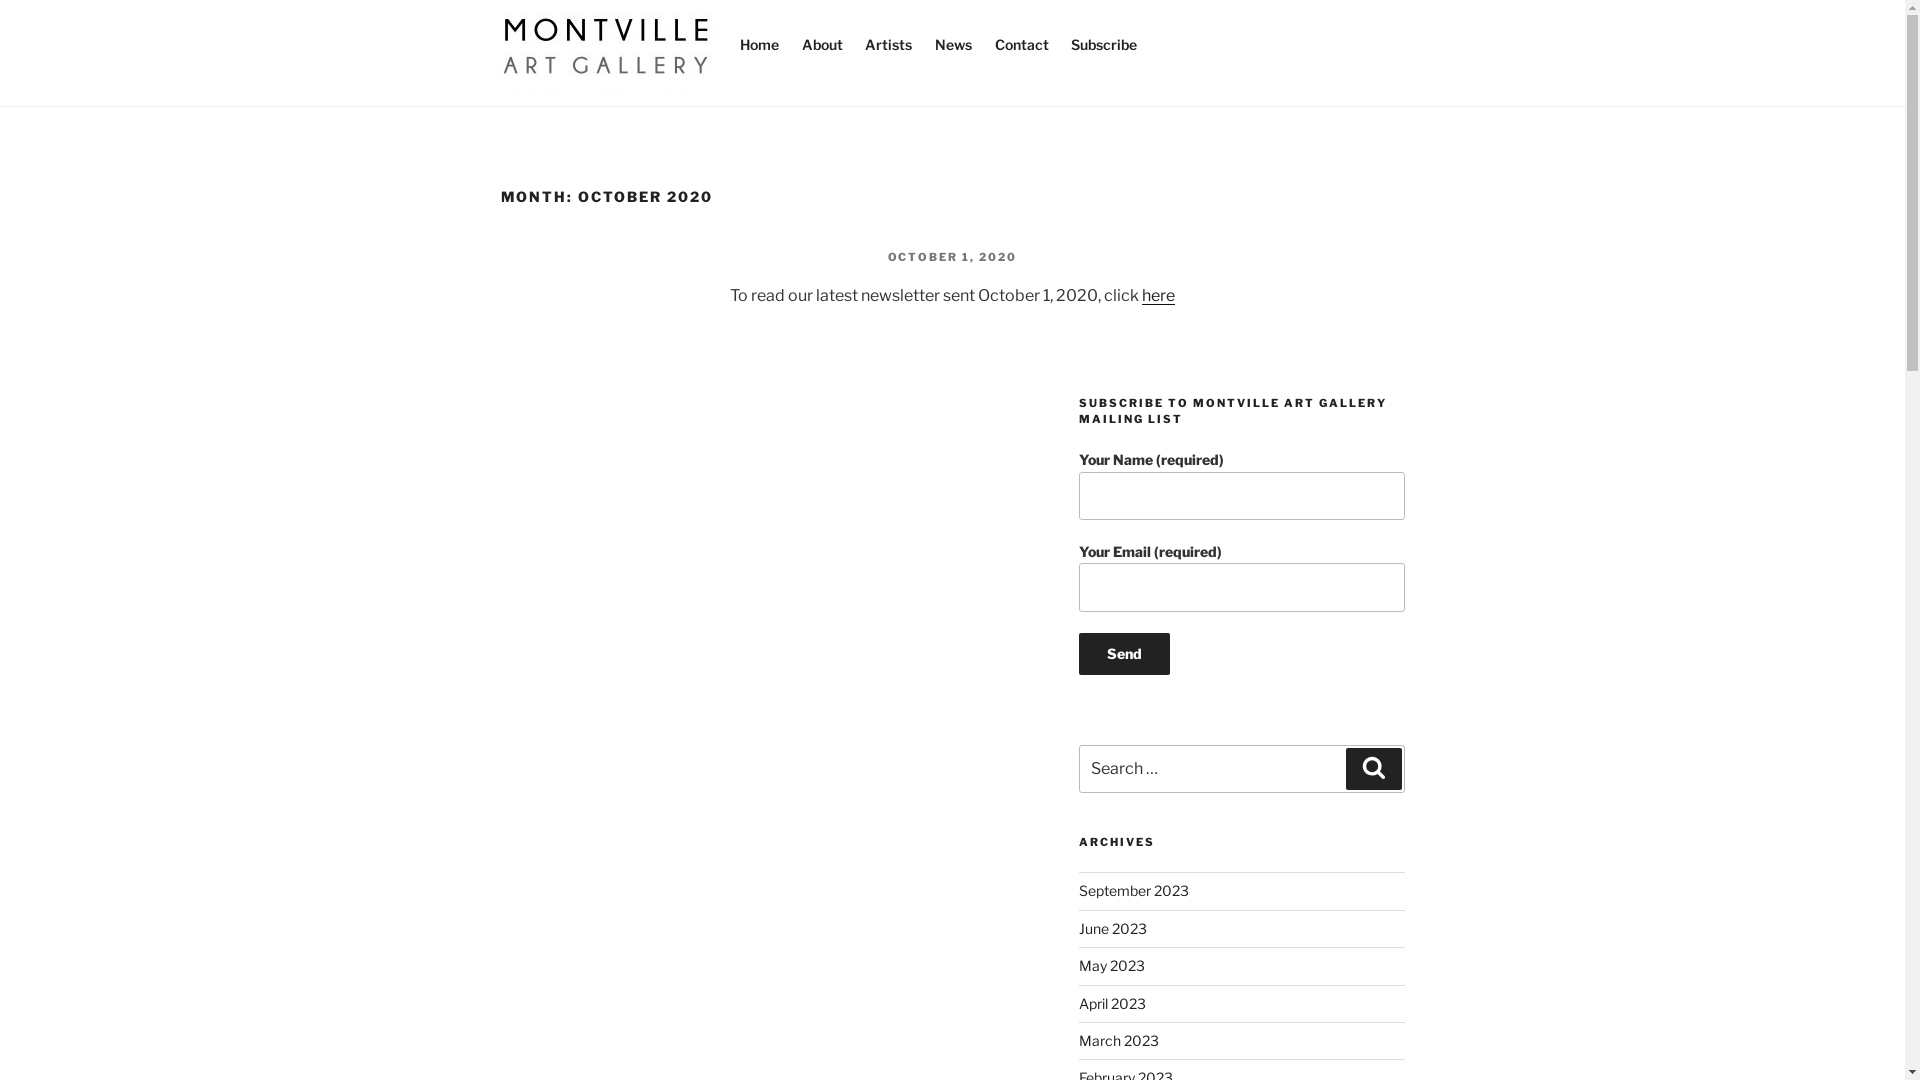 This screenshot has width=1920, height=1080. Describe the element at coordinates (1124, 654) in the screenshot. I see `'Send'` at that location.